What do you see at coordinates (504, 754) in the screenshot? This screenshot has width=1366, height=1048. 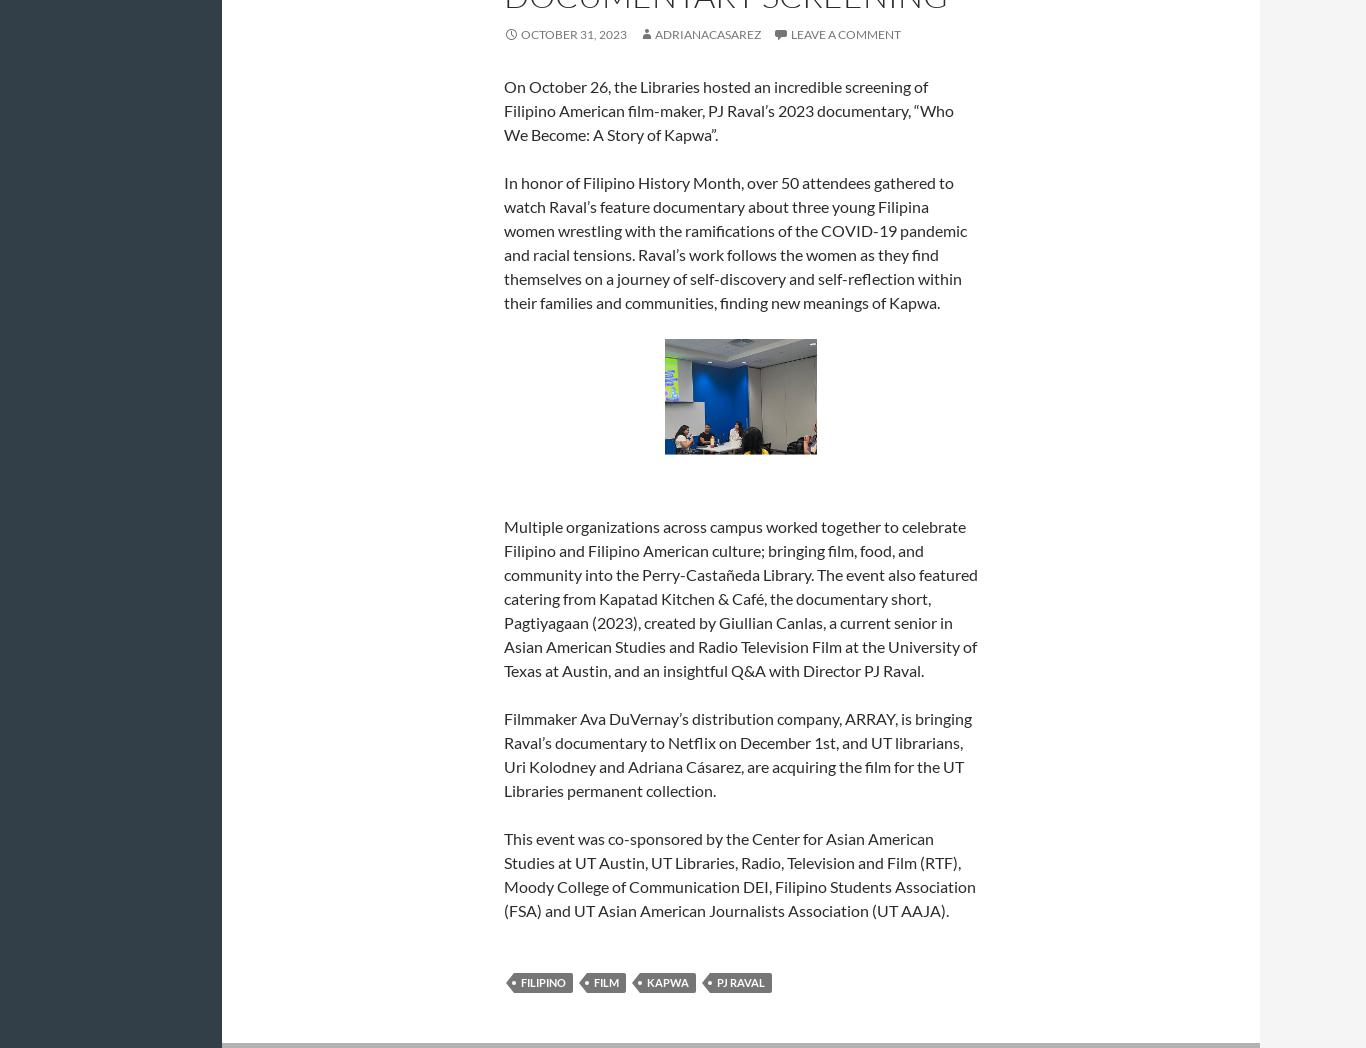 I see `'Filmmaker Ava DuVernay’s distribution company, ARRAY, is bringing Raval’s documentary to Netflix on December 1st, and UT librarians, Uri Kolodney and Adriana Cásarez, are acquiring the film for the UT Libraries permanent collection.'` at bounding box center [504, 754].